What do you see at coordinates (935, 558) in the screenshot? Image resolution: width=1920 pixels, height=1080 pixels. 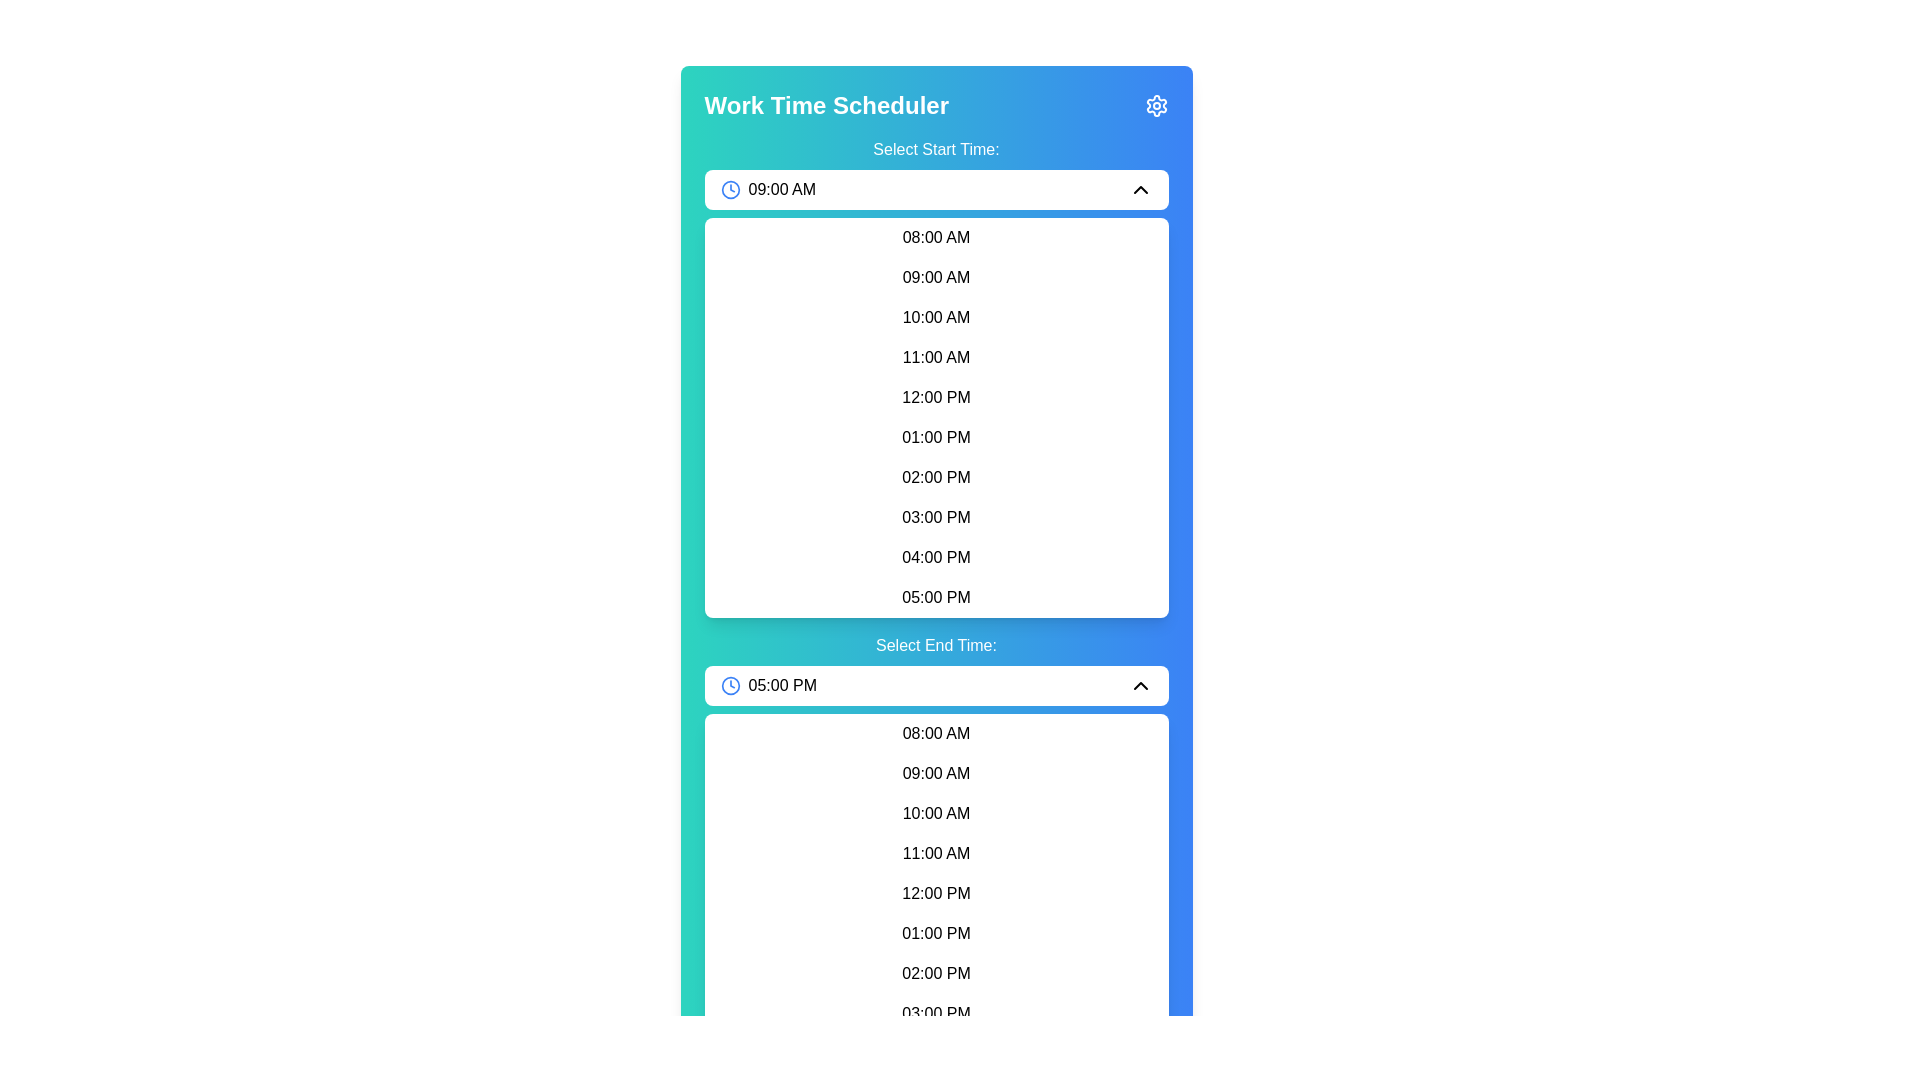 I see `the selectable list item displaying '04:00 PM' in bold black` at bounding box center [935, 558].